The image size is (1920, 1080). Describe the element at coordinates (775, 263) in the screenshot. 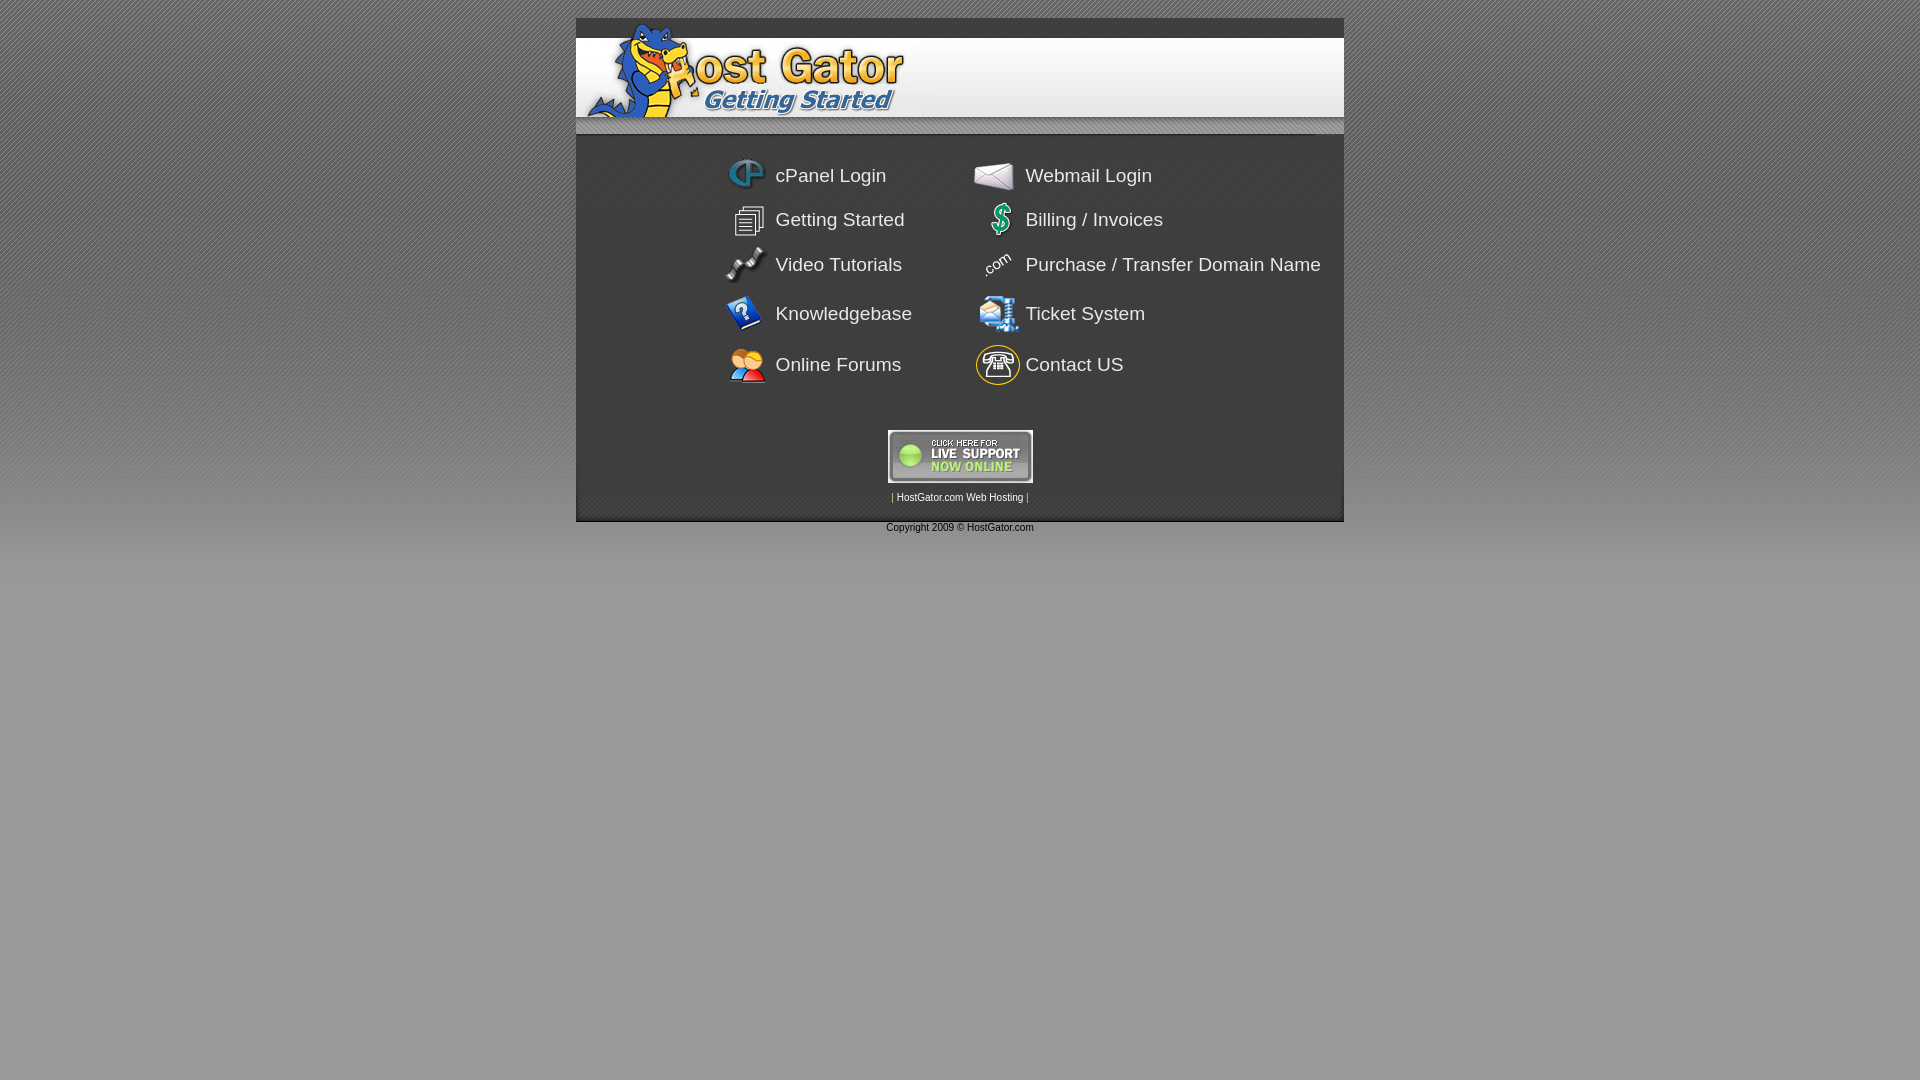

I see `'Video Tutorials'` at that location.